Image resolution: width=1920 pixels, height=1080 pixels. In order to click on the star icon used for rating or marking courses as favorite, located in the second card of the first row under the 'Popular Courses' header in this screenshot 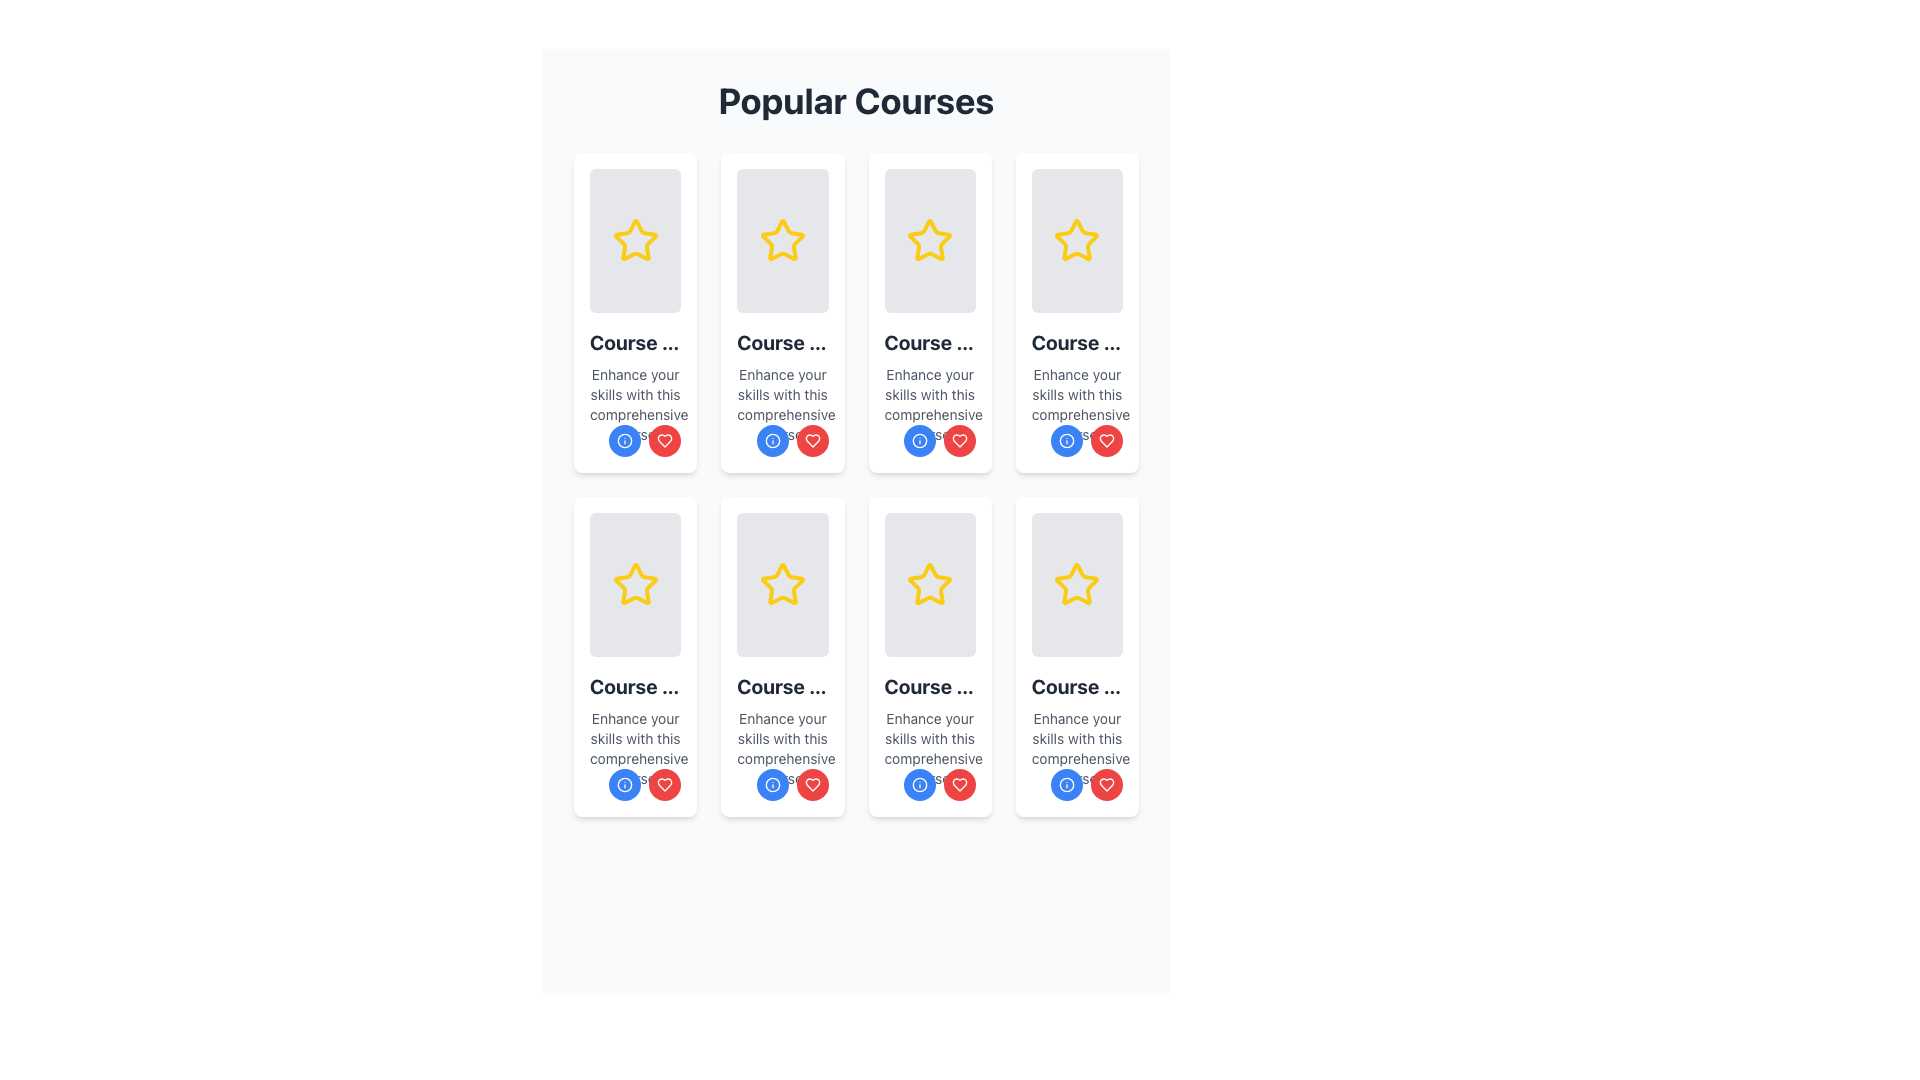, I will do `click(781, 239)`.